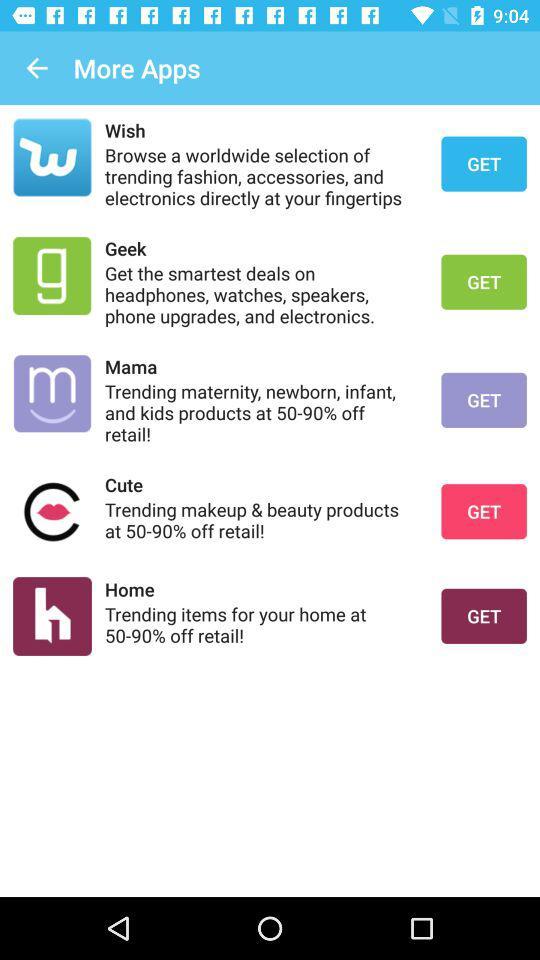  What do you see at coordinates (260, 293) in the screenshot?
I see `icon below the geek icon` at bounding box center [260, 293].